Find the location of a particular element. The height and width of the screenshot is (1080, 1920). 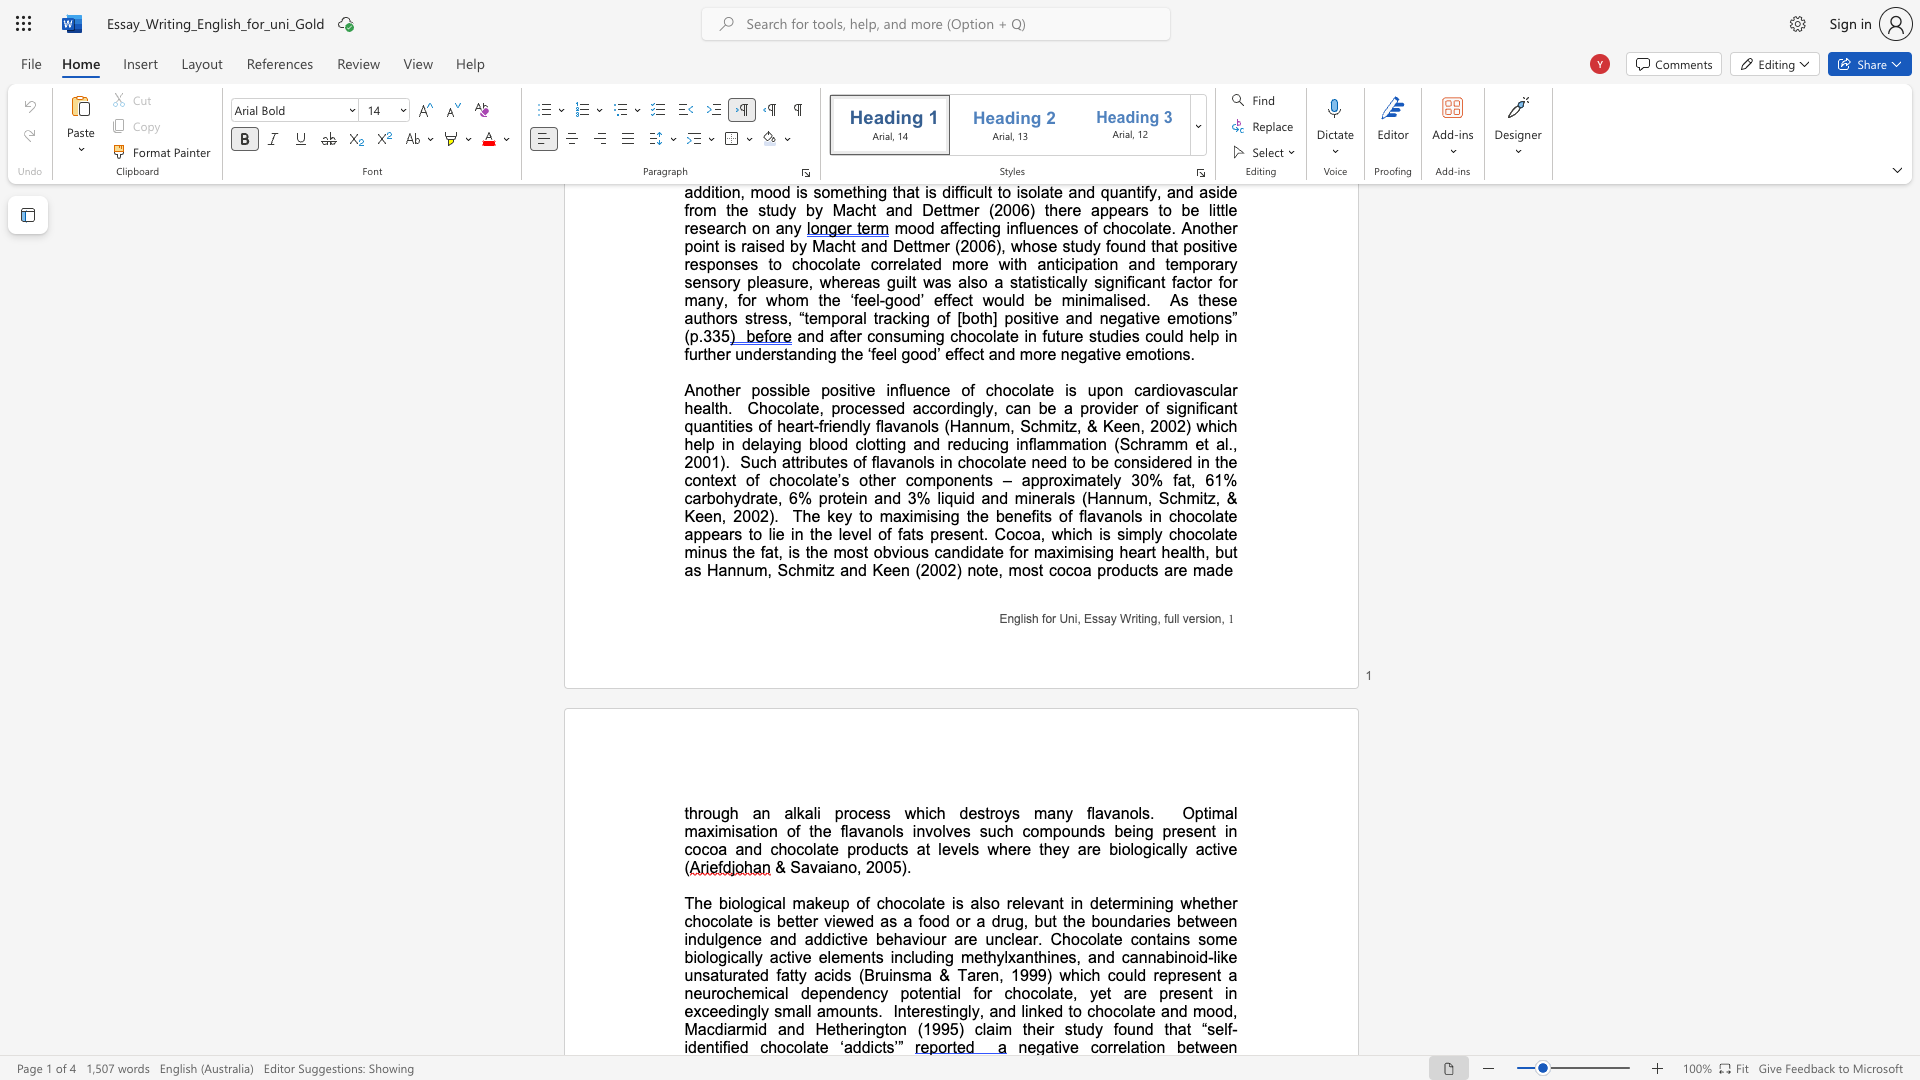

the subset text "ls" within the text "The biological makeup of chocolate is also relevant in" is located at coordinates (979, 903).